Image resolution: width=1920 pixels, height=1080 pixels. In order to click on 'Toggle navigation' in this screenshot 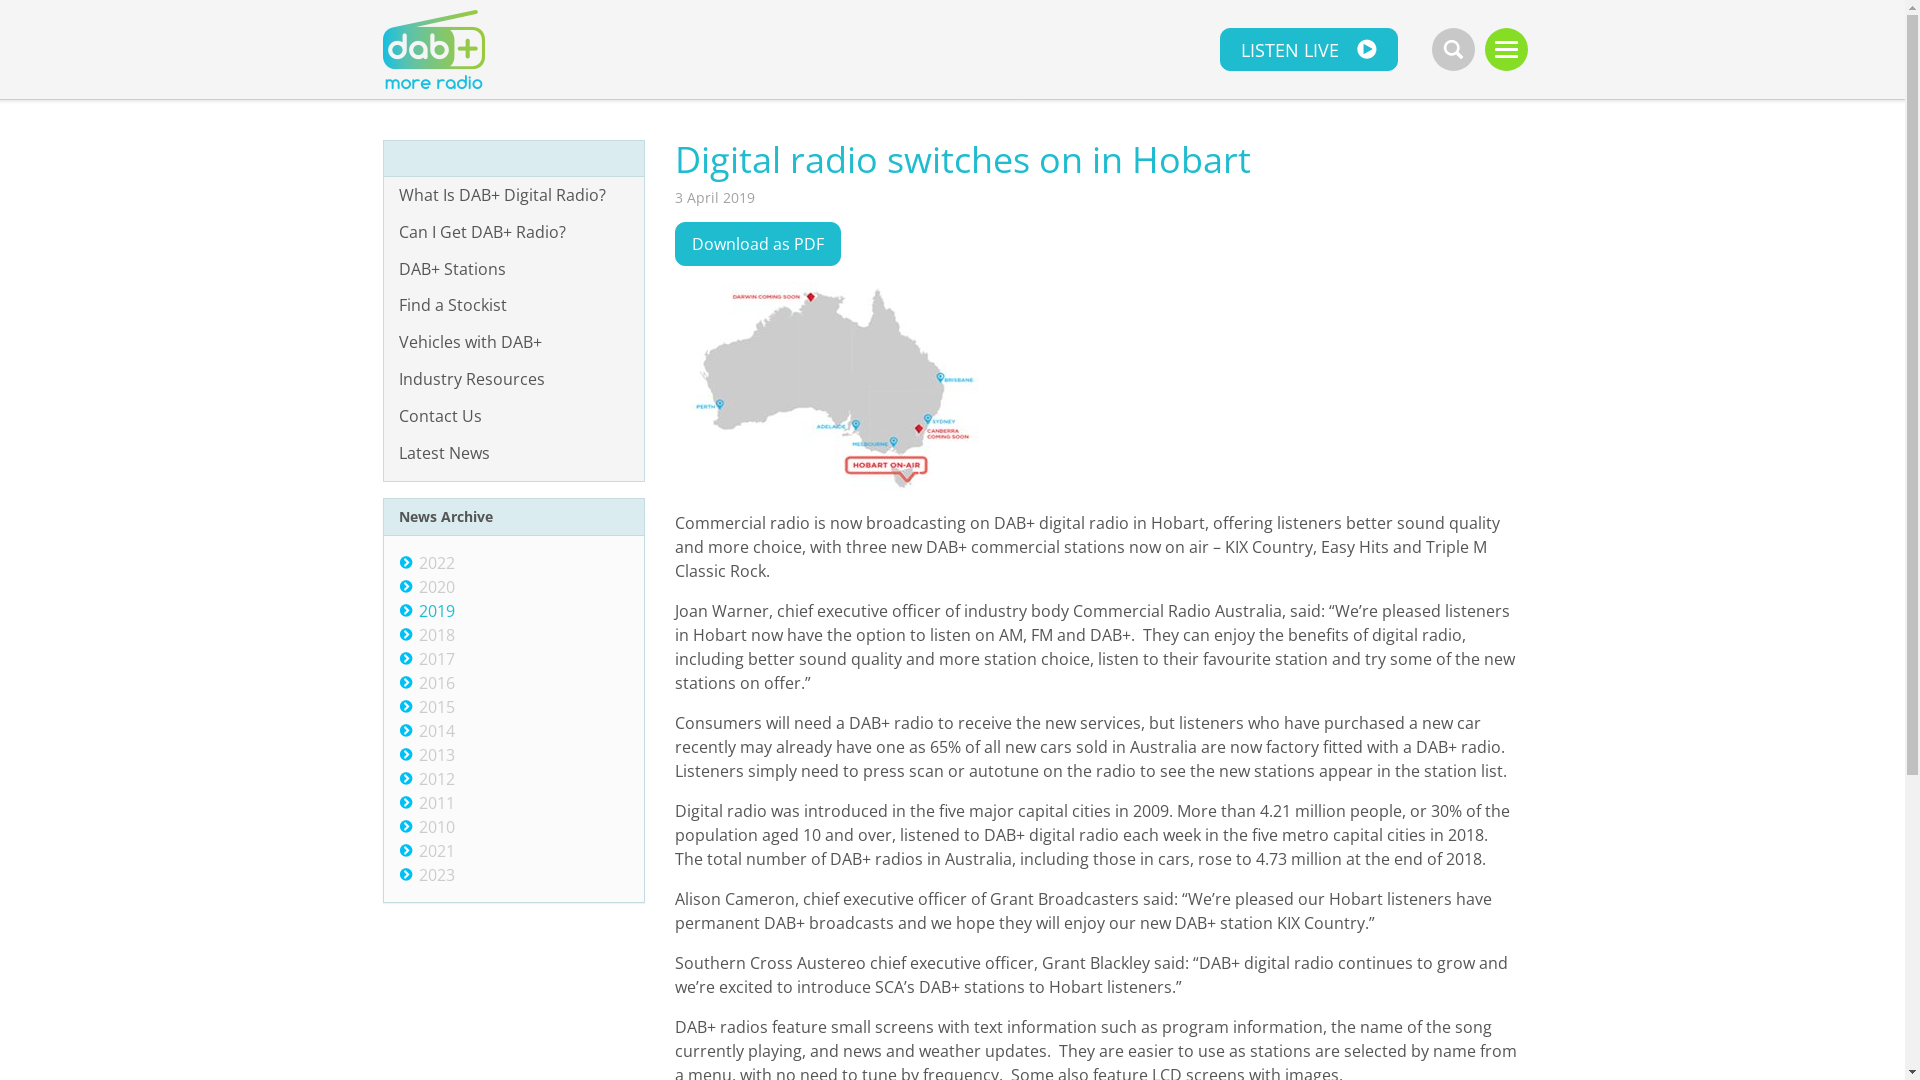, I will do `click(1505, 48)`.